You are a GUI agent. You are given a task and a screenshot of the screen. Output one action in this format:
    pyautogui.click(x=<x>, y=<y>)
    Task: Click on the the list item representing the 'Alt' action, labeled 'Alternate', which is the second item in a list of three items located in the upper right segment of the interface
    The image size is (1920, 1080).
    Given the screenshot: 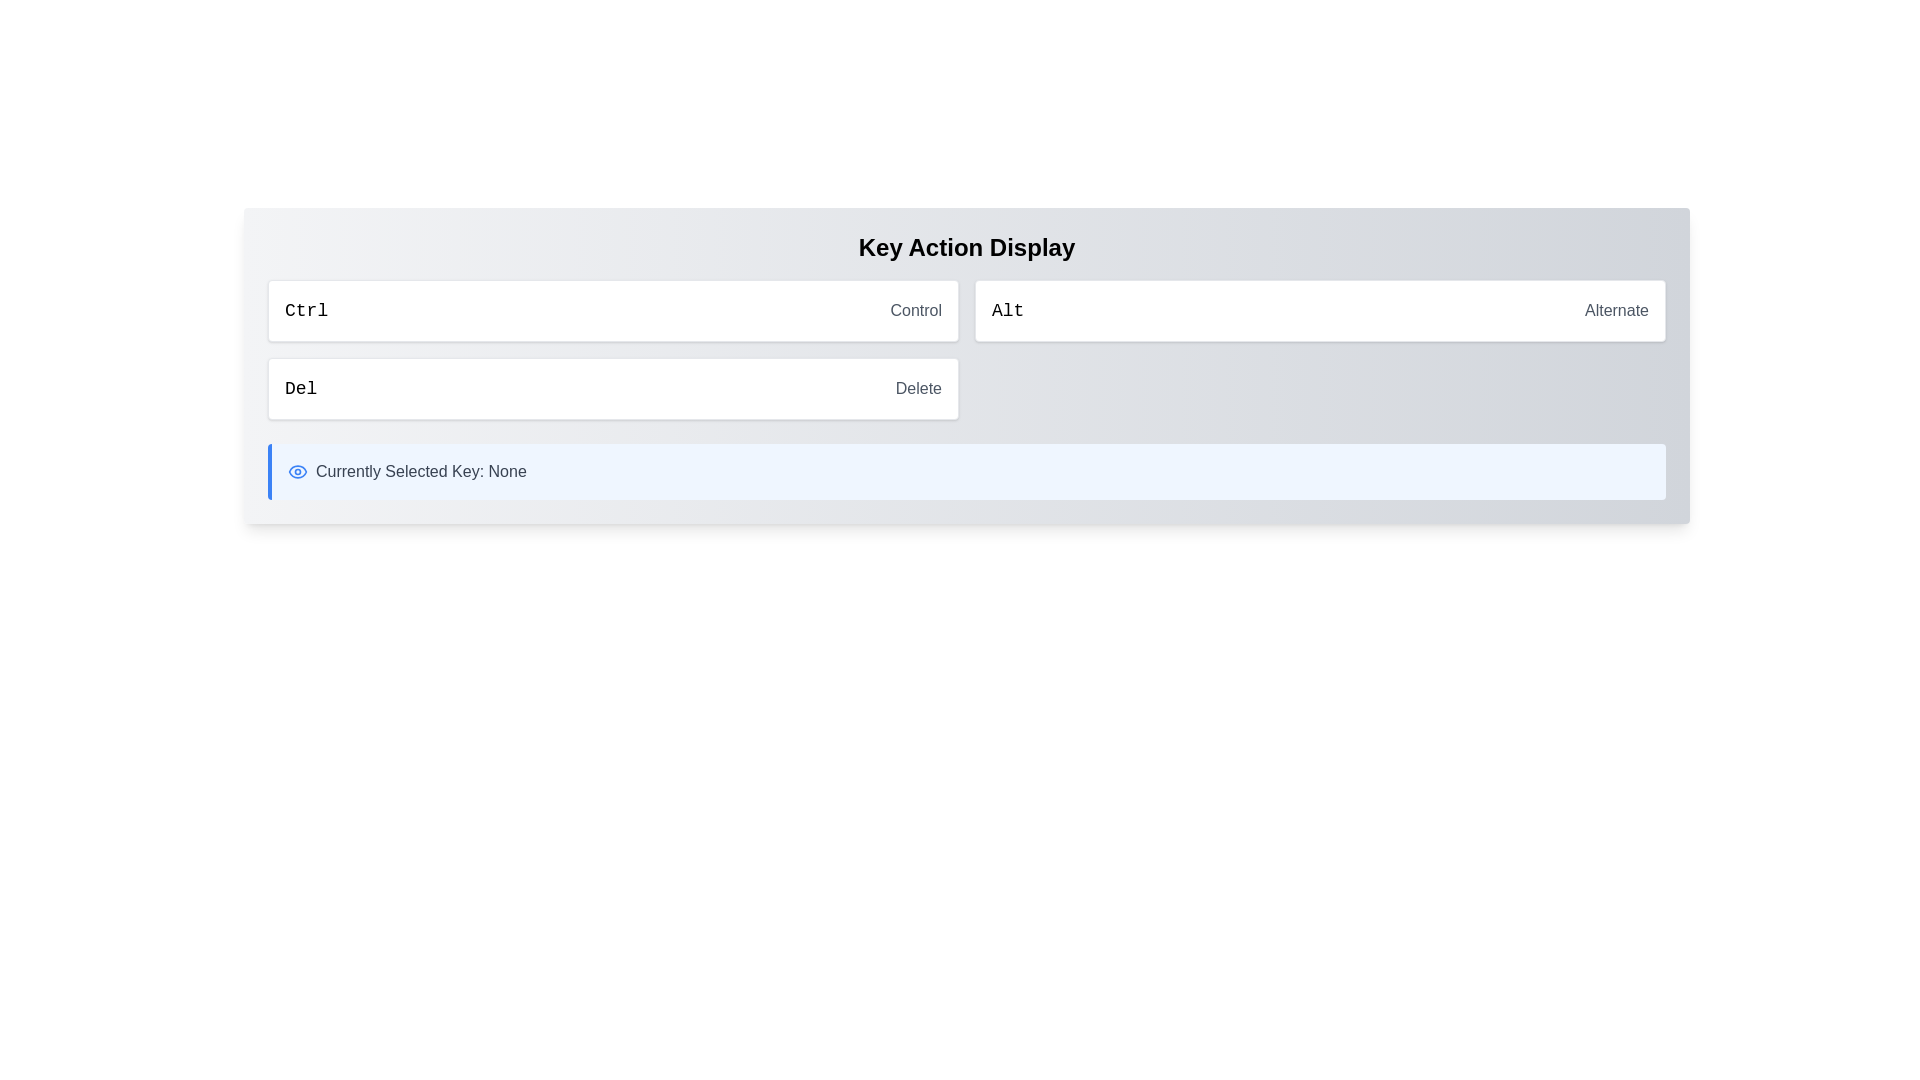 What is the action you would take?
    pyautogui.click(x=1320, y=311)
    